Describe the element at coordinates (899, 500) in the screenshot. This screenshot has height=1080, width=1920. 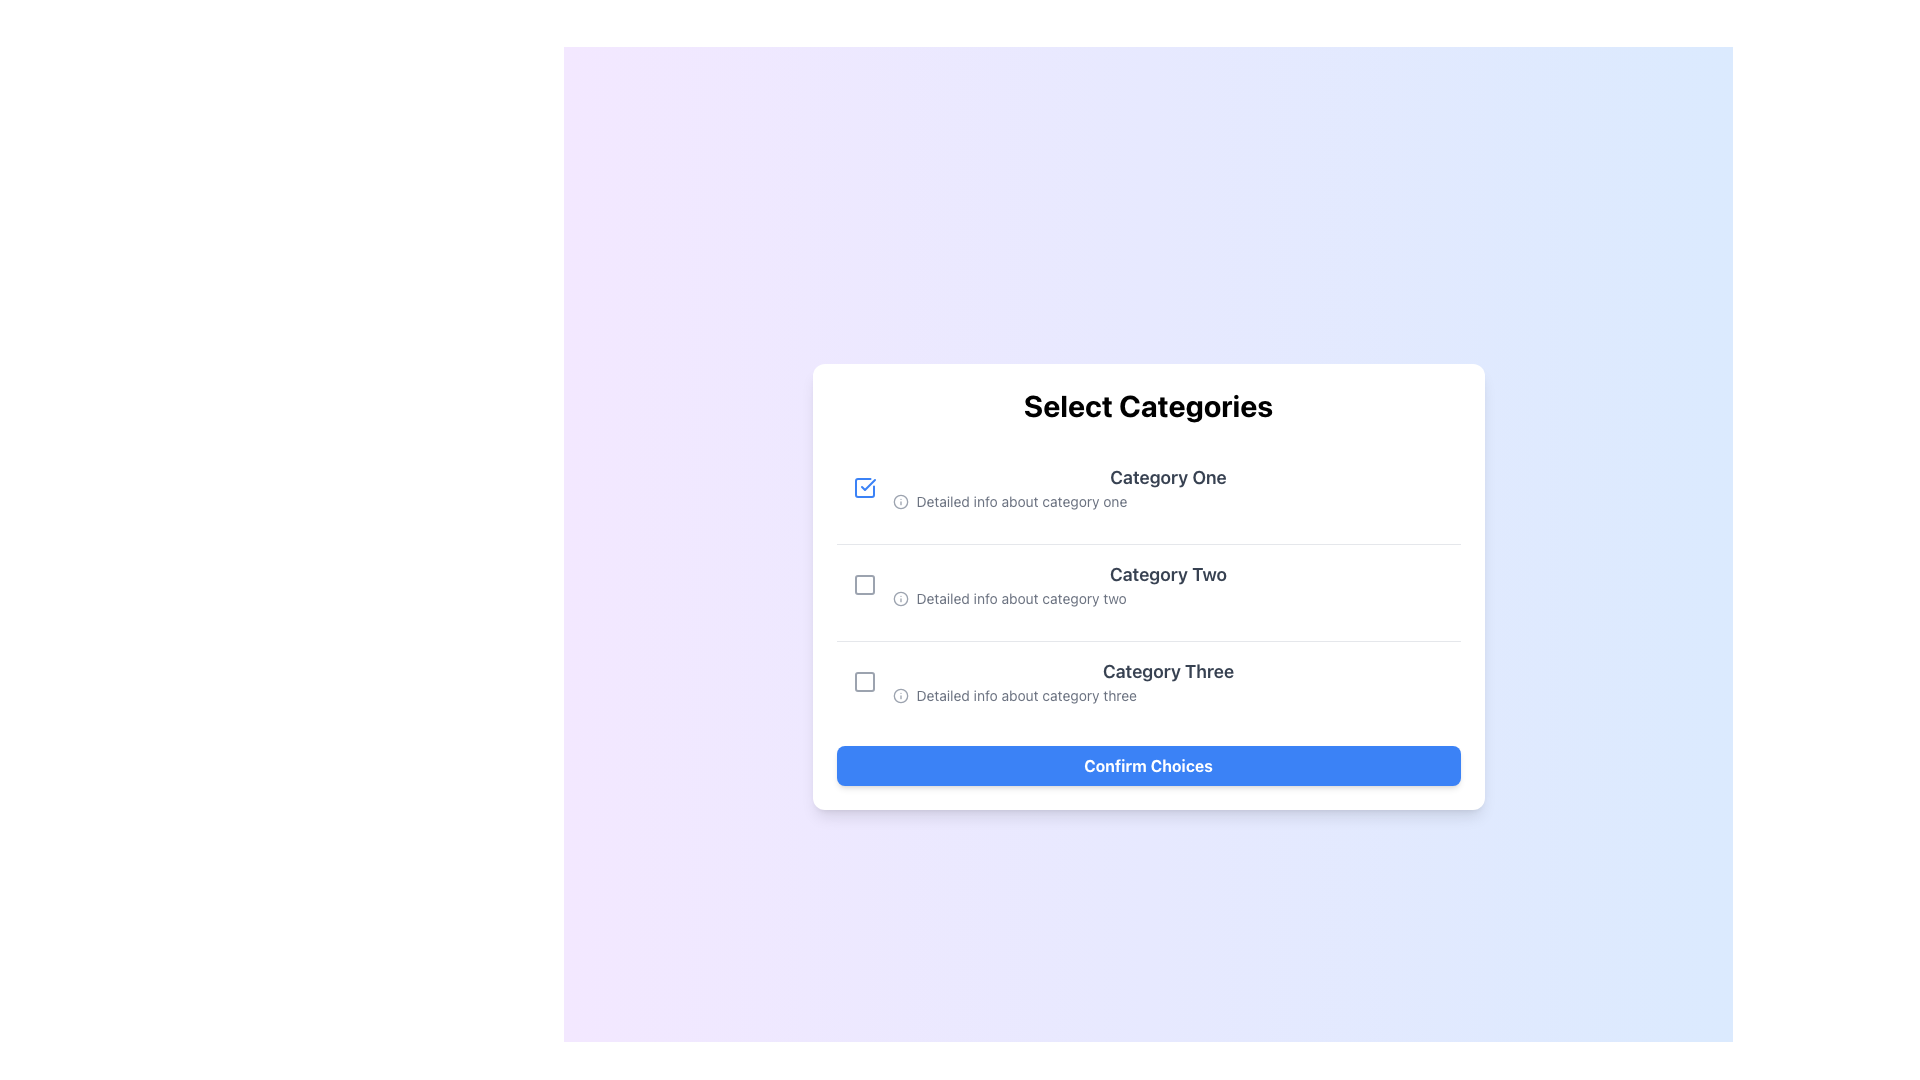
I see `the inner circle of the informational icon next to the label 'Detailed info about category one'` at that location.